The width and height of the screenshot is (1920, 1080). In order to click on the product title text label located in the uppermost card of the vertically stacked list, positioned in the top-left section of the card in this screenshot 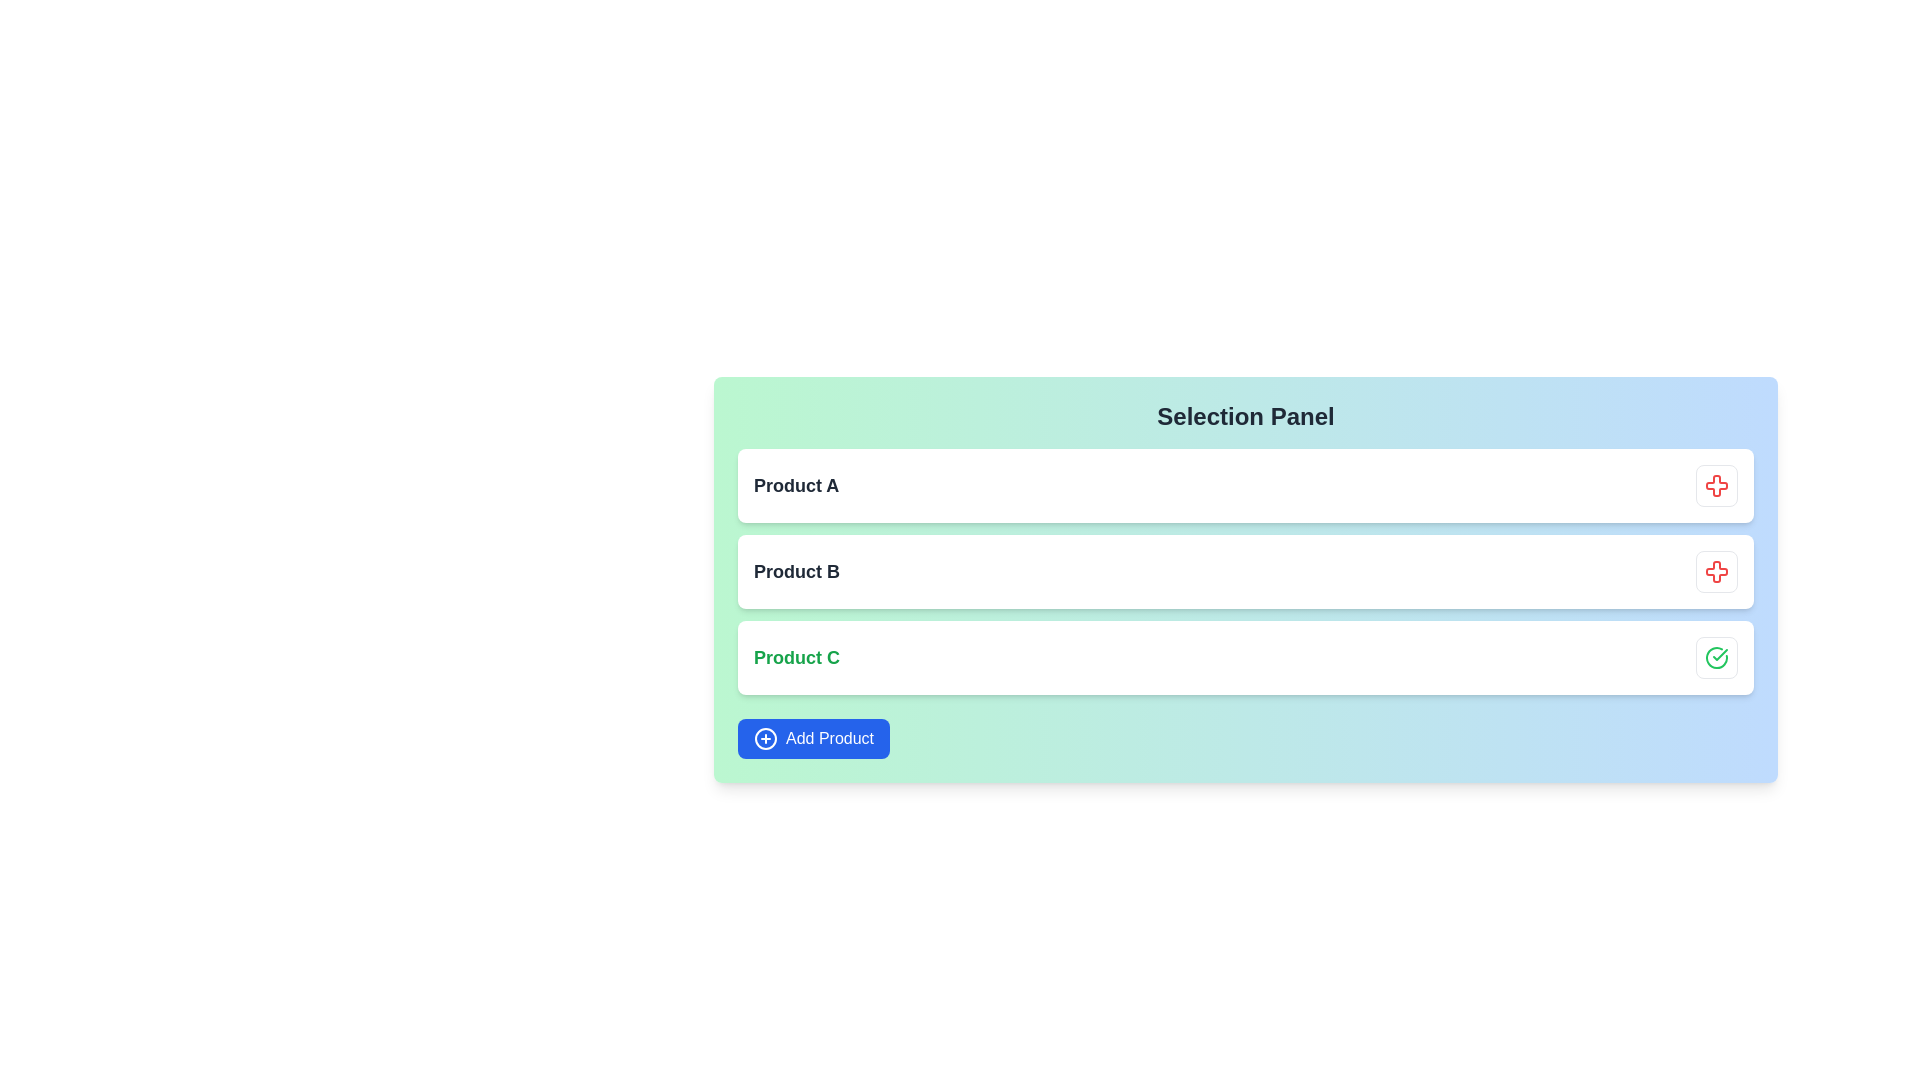, I will do `click(795, 486)`.